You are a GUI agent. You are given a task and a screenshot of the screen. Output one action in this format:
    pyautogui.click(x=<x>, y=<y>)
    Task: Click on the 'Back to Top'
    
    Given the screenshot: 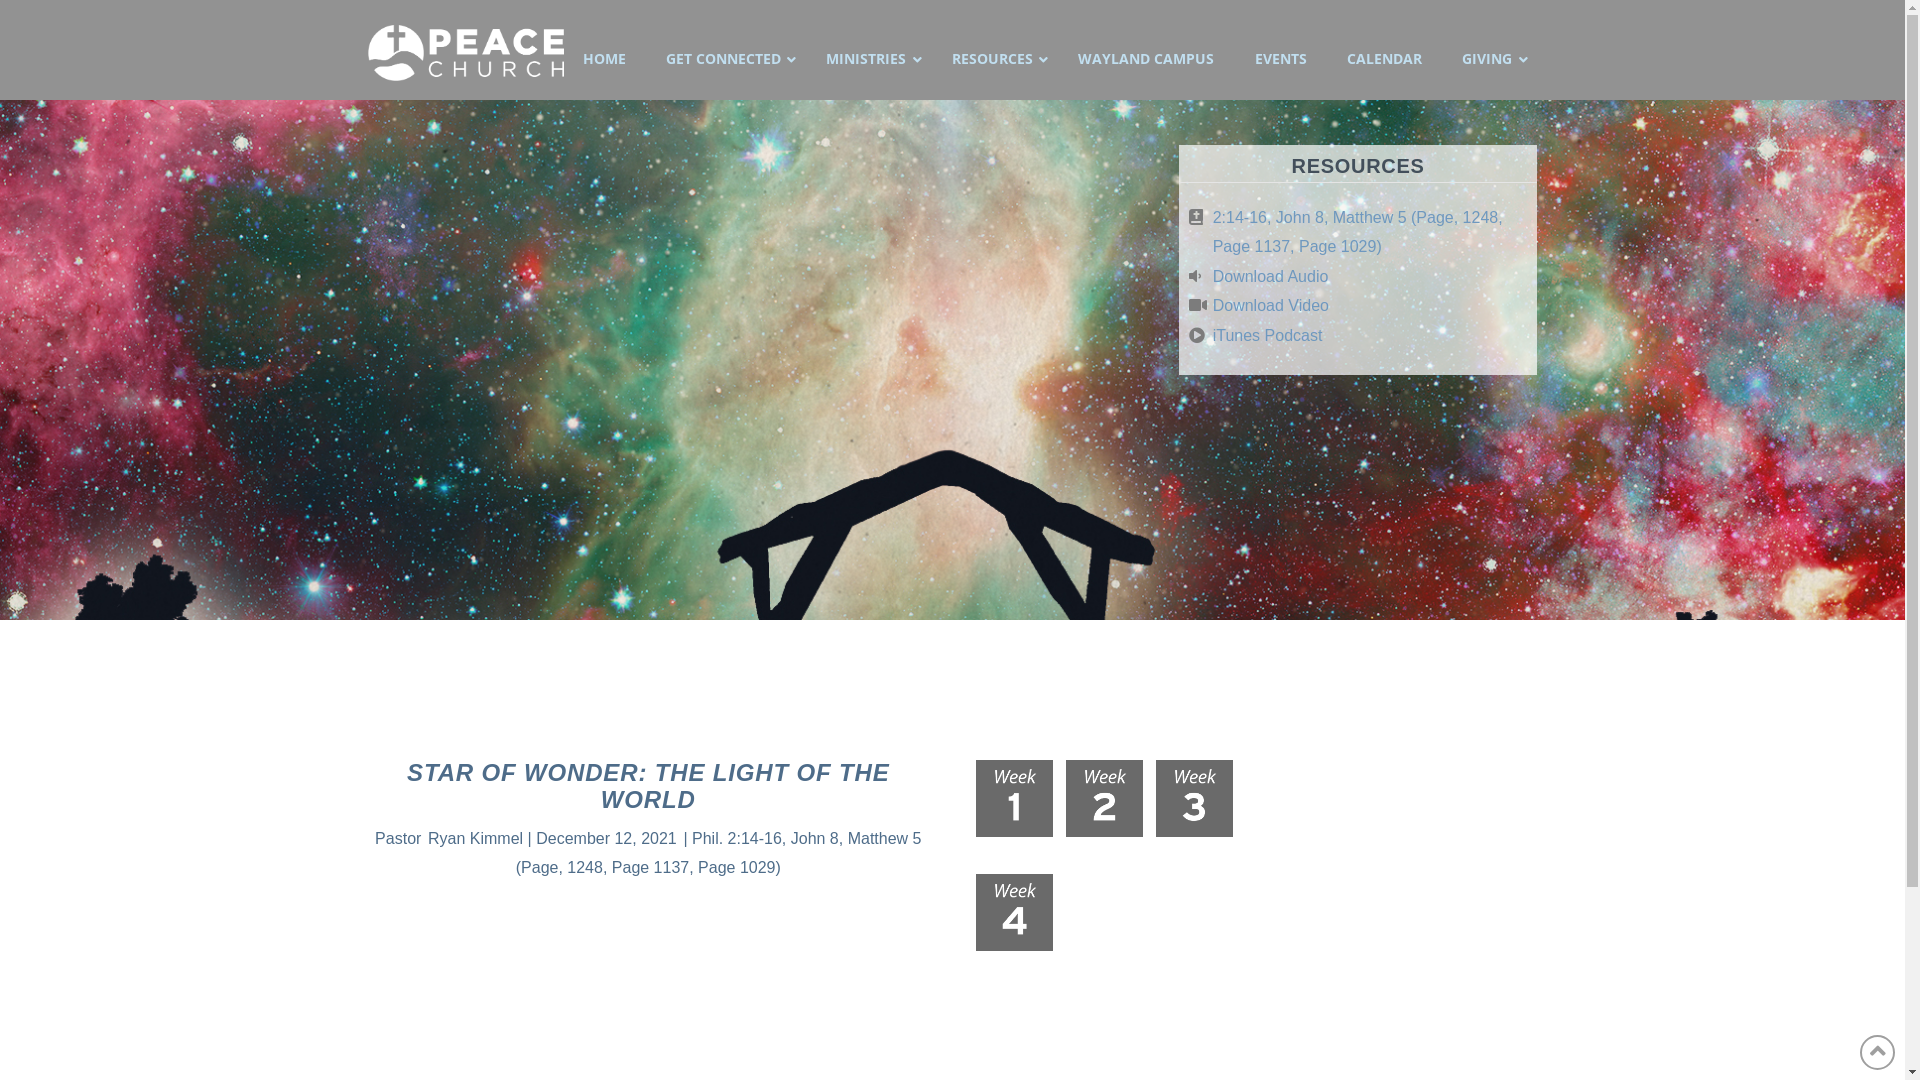 What is the action you would take?
    pyautogui.click(x=1876, y=1051)
    